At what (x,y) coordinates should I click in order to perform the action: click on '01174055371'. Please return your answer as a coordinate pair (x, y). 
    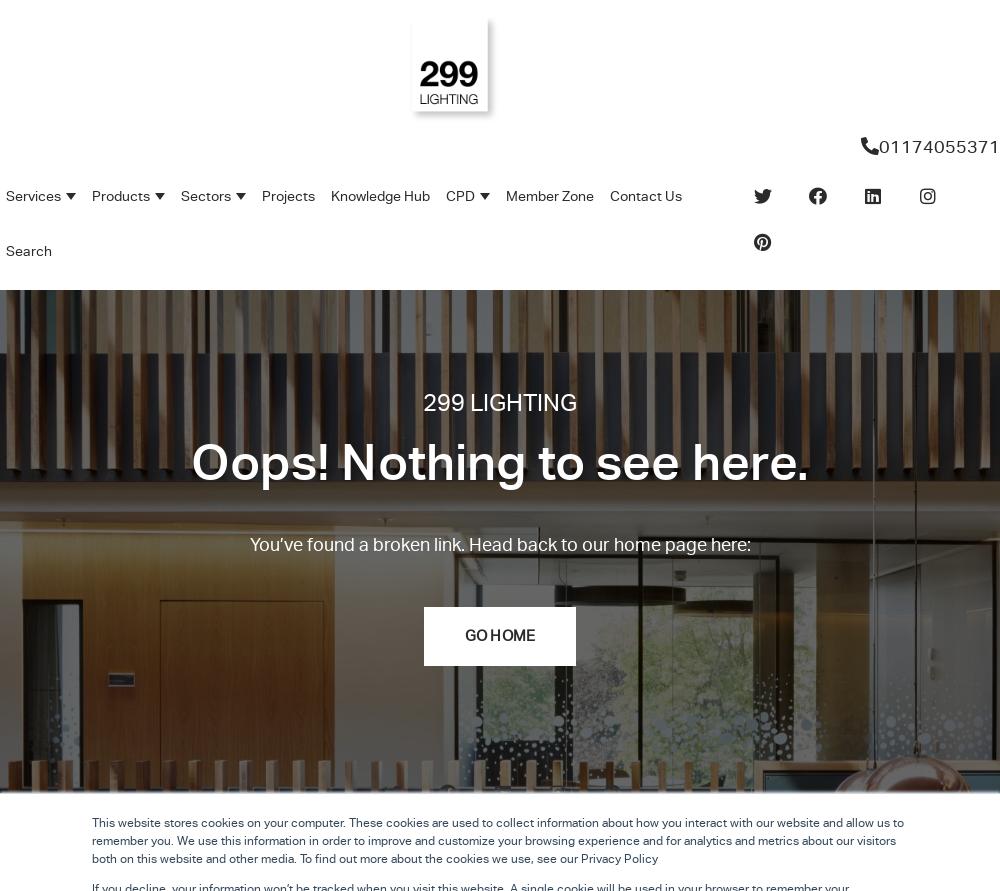
    Looking at the image, I should click on (879, 144).